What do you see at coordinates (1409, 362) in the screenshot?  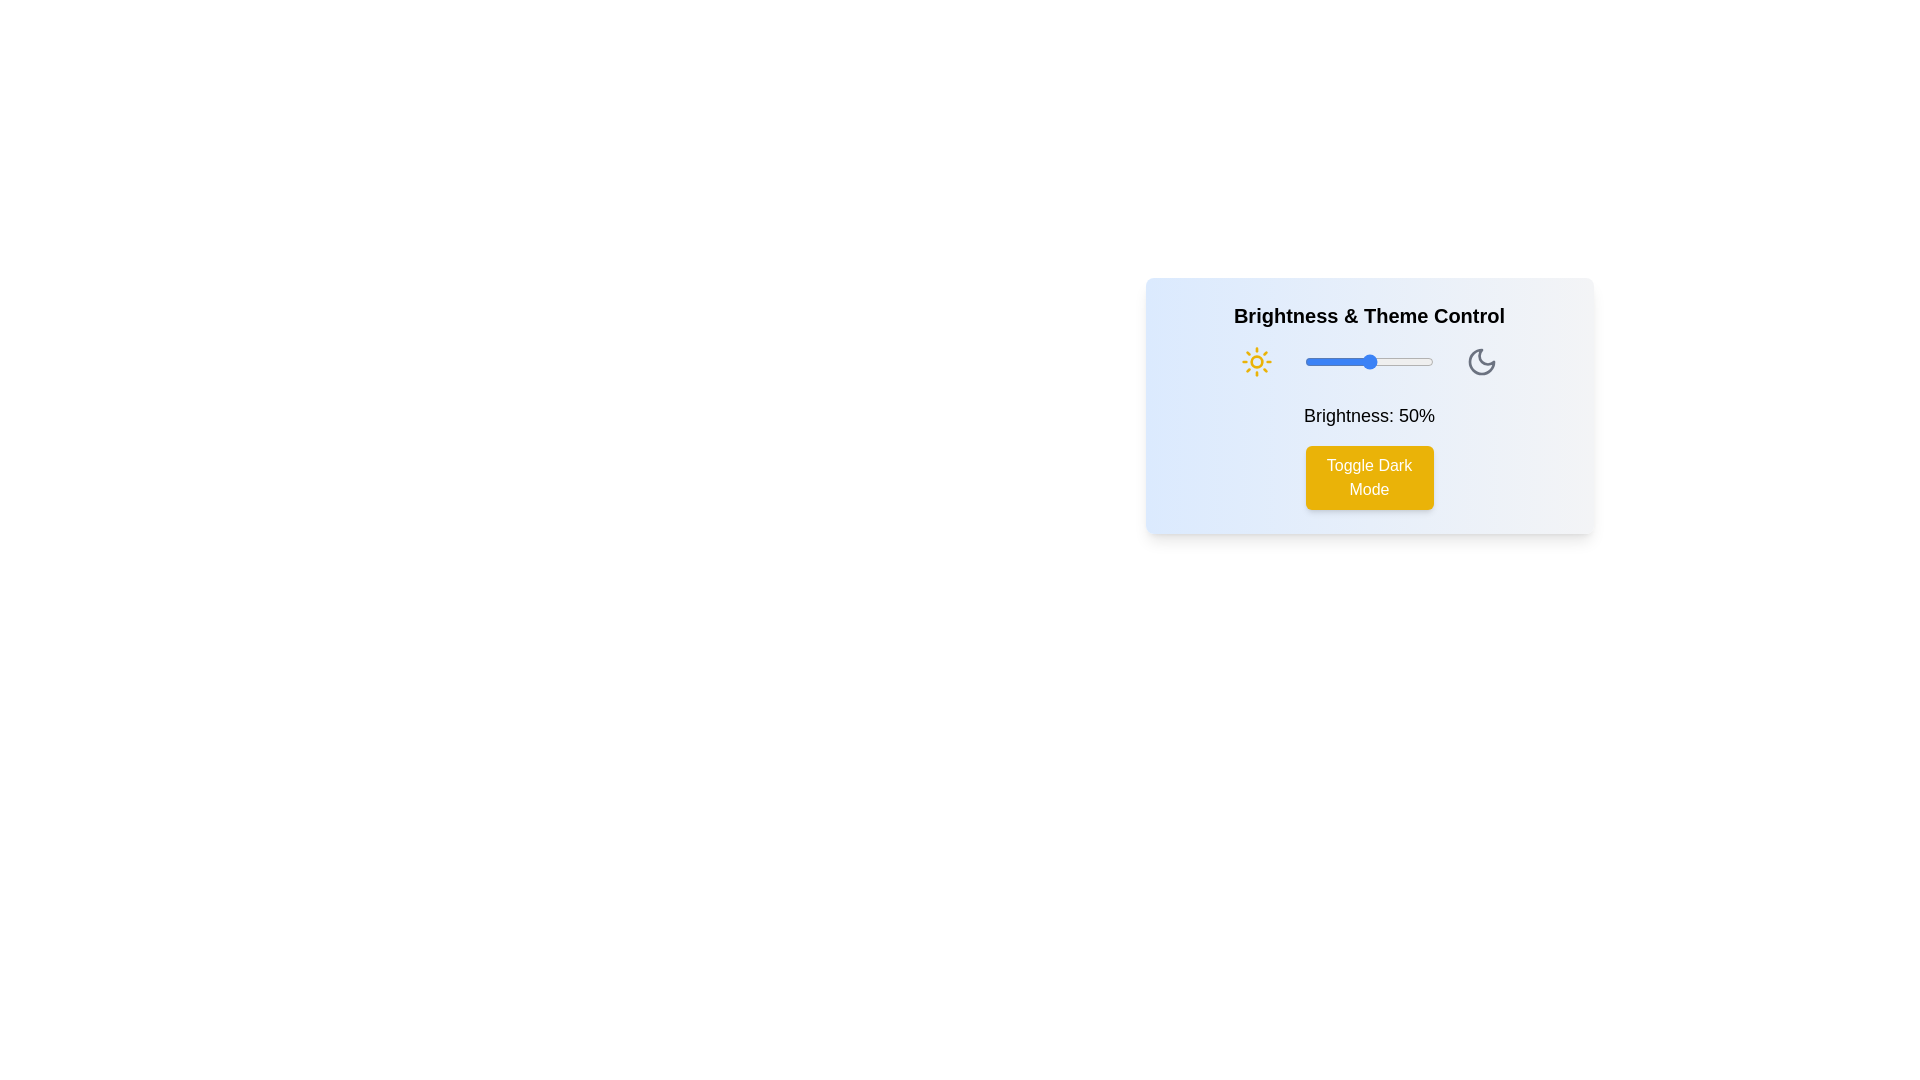 I see `the brightness level to 82% by dragging the slider` at bounding box center [1409, 362].